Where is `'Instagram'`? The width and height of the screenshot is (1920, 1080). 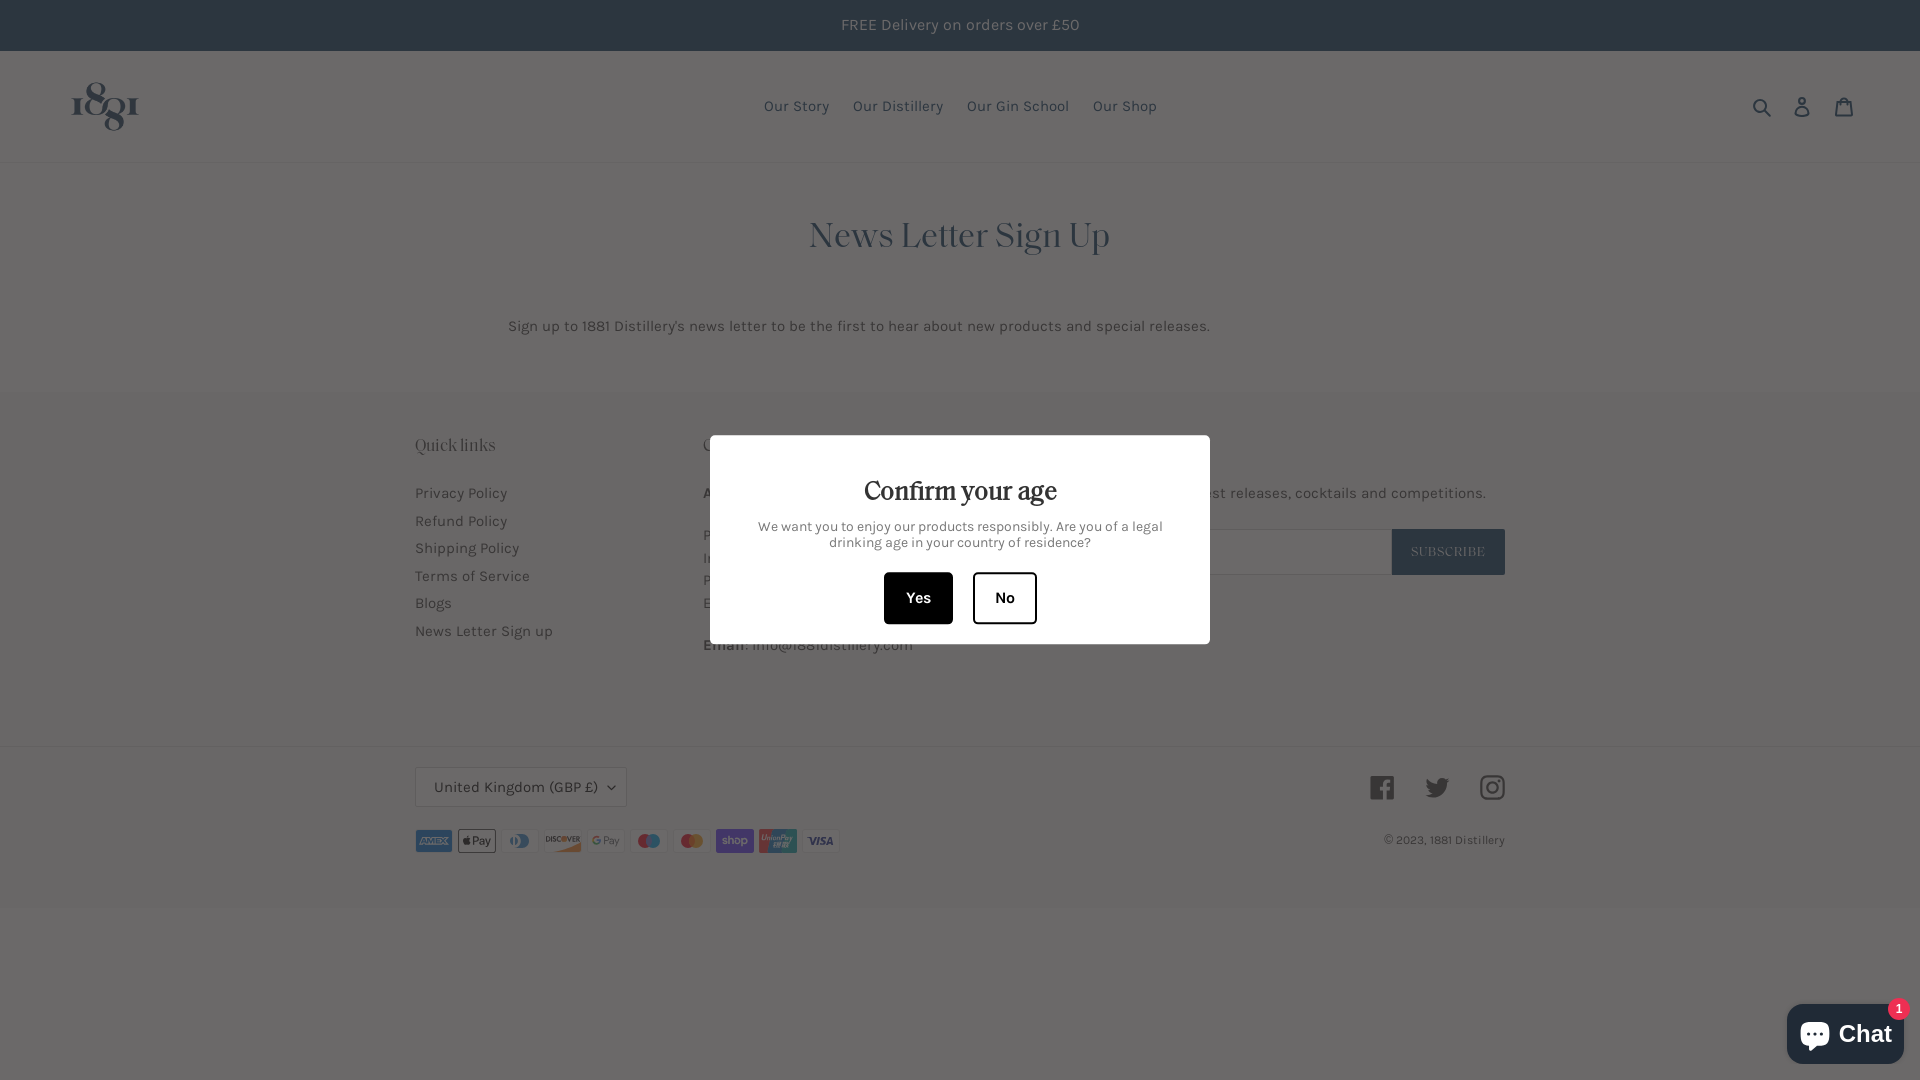 'Instagram' is located at coordinates (1492, 786).